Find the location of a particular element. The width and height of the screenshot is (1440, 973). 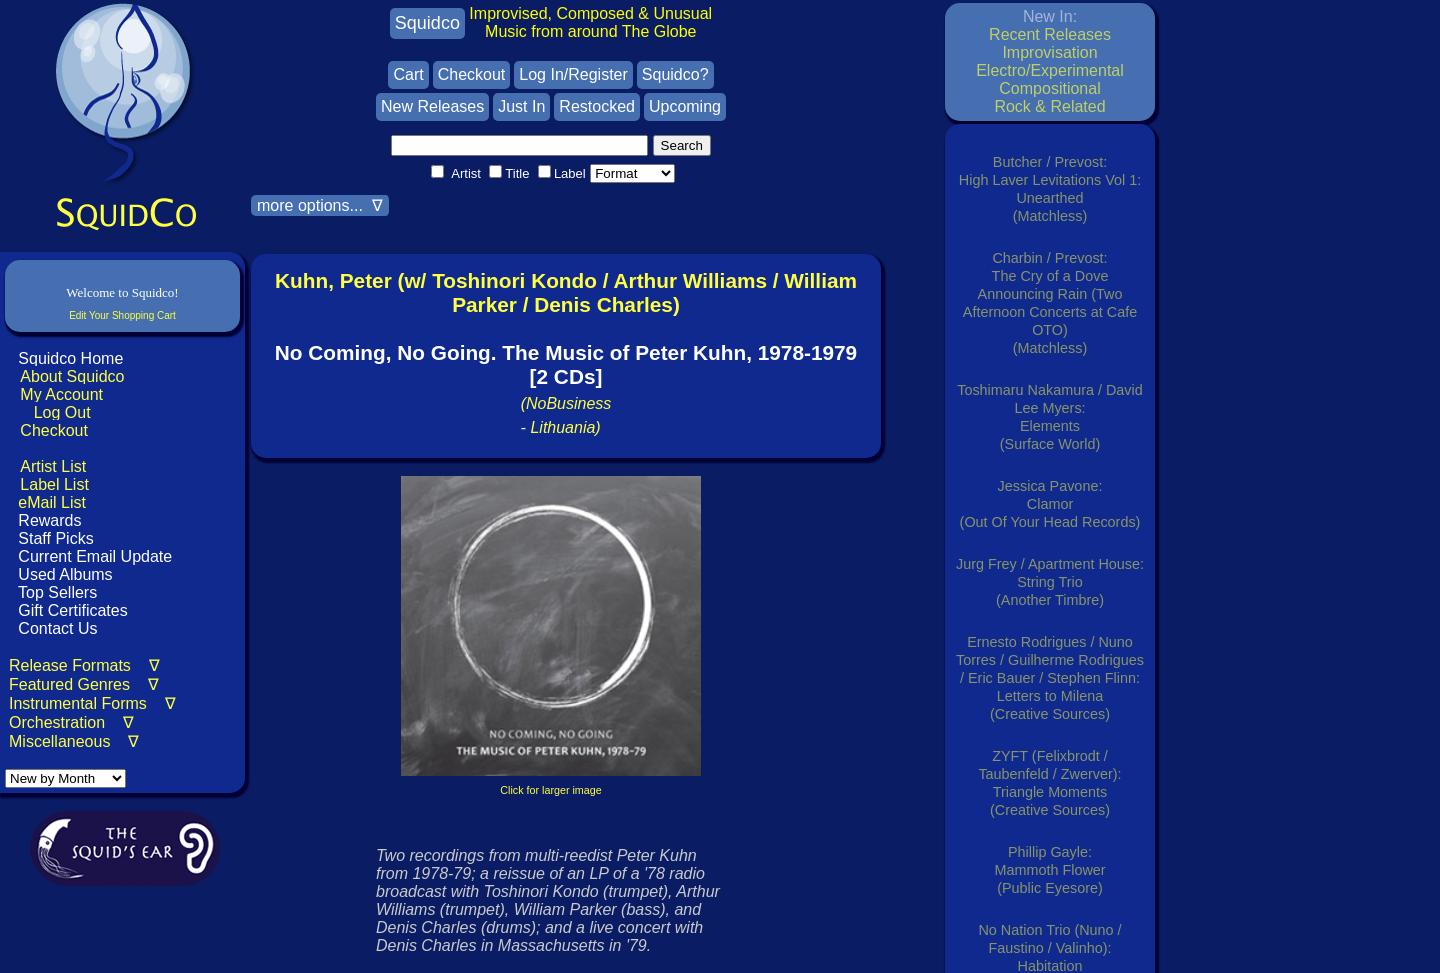

'New In:' is located at coordinates (1049, 16).